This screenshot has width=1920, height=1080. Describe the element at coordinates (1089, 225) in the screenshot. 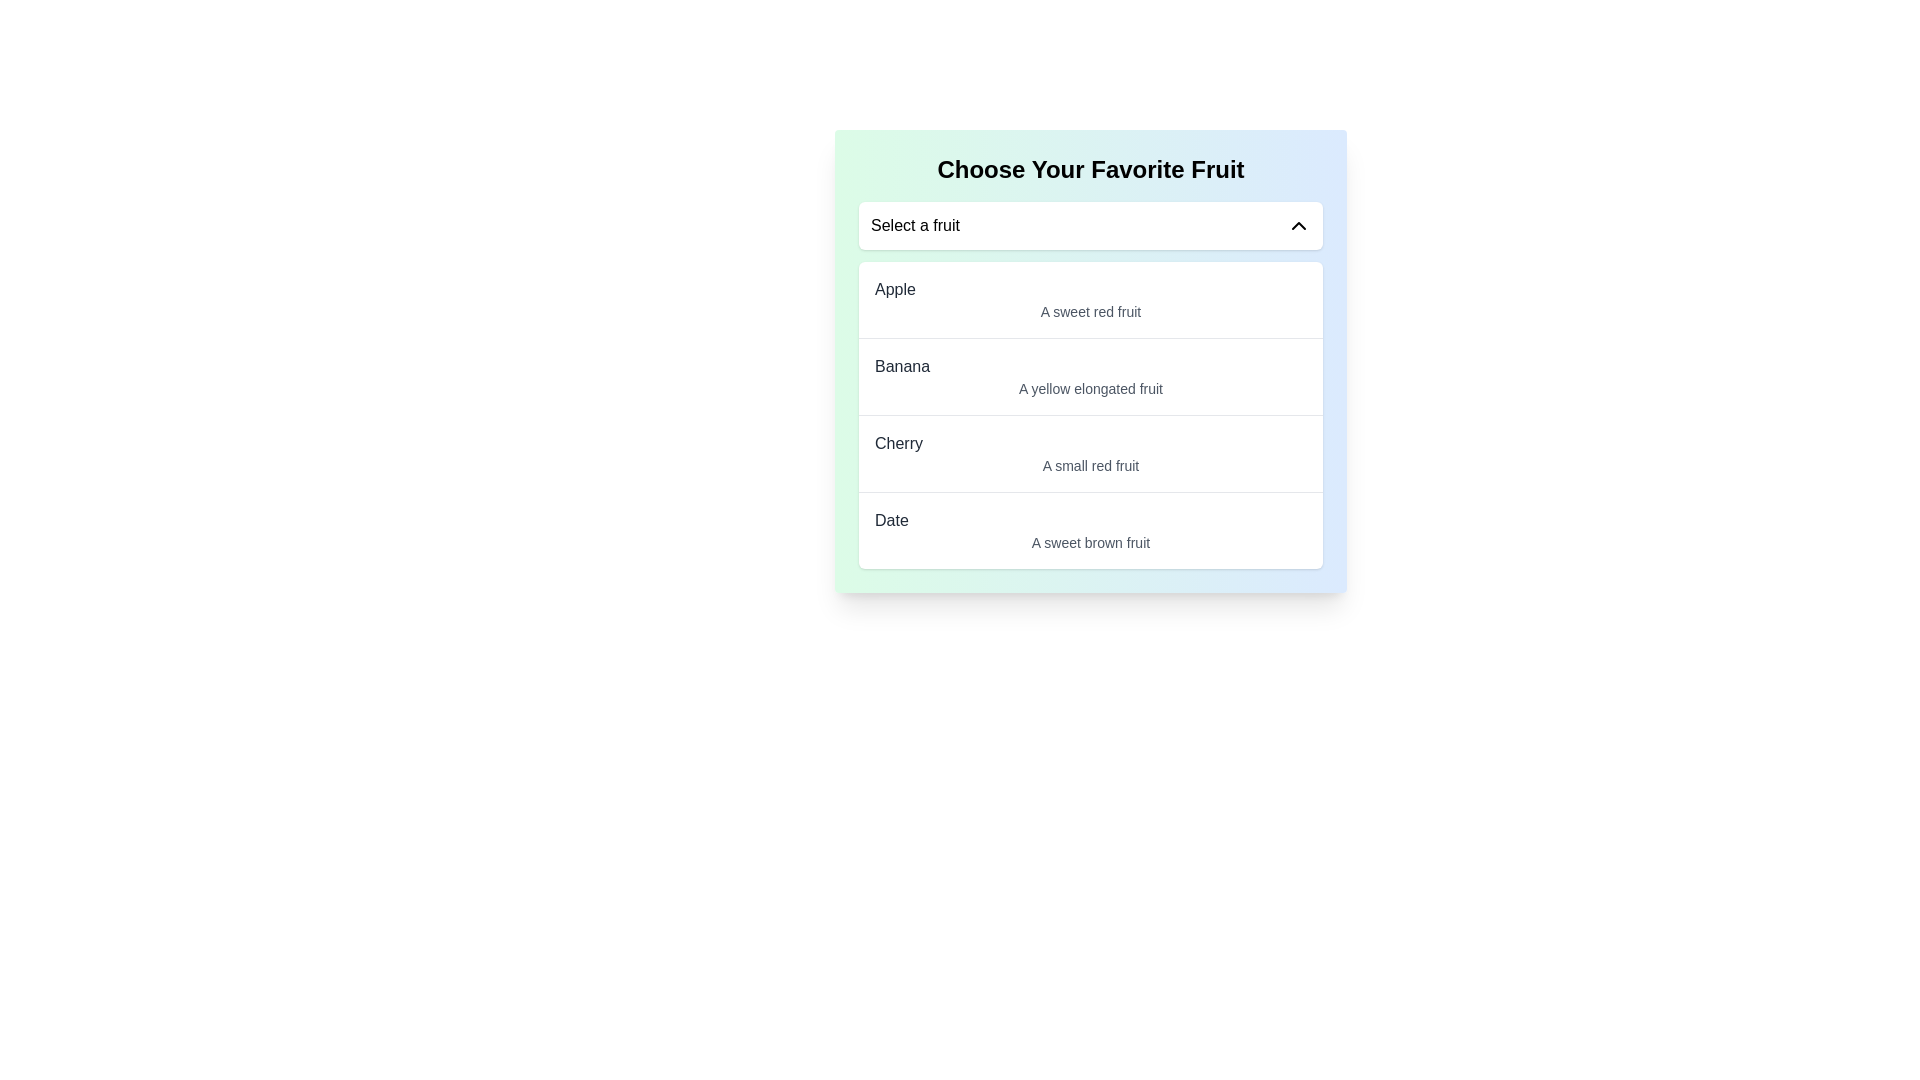

I see `the dropdown menu trigger for 'Choose Your Favorite Fruit'` at that location.